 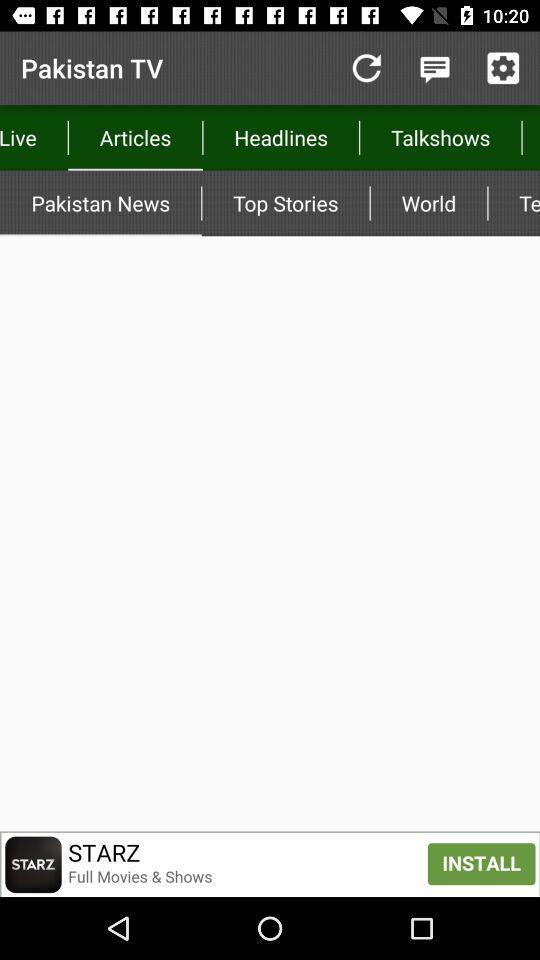 What do you see at coordinates (434, 68) in the screenshot?
I see `messaging` at bounding box center [434, 68].